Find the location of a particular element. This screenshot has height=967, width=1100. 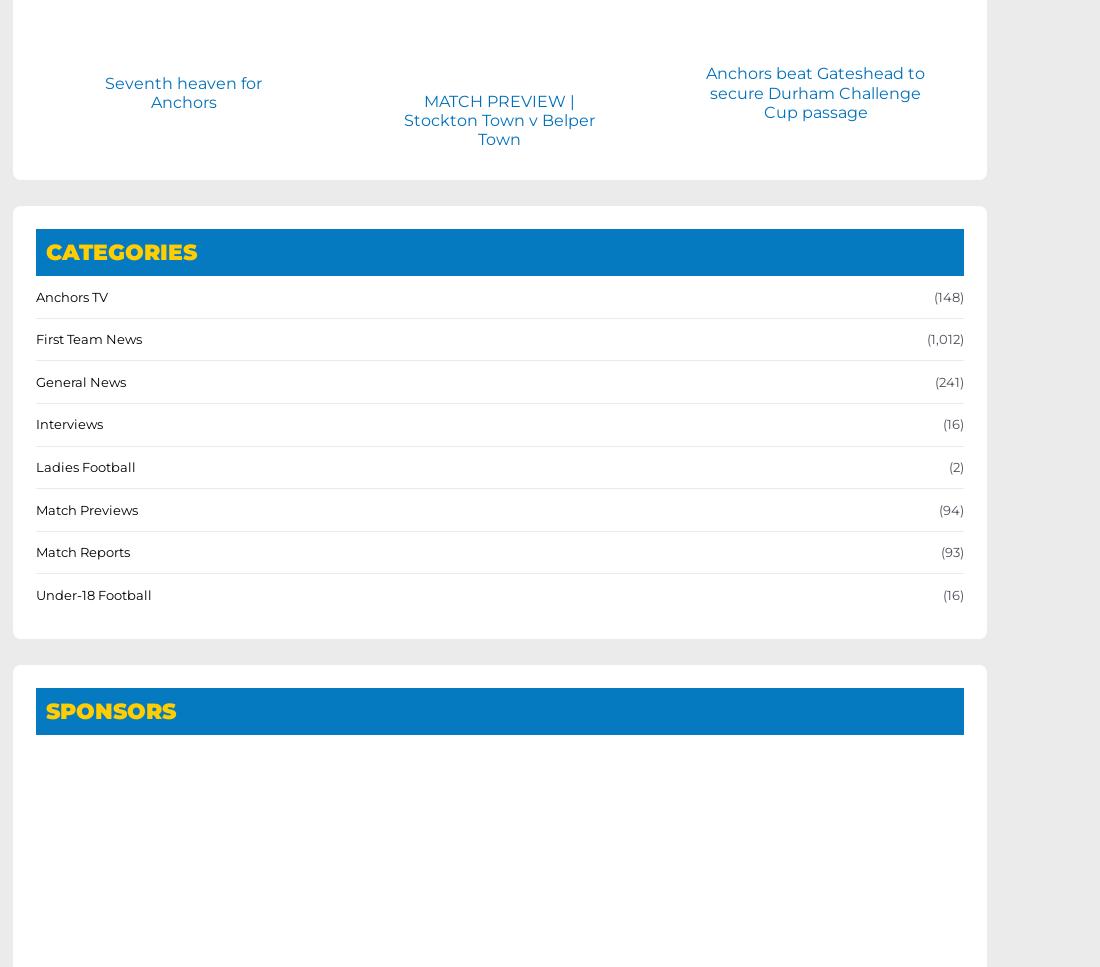

'SPONSORS' is located at coordinates (110, 709).